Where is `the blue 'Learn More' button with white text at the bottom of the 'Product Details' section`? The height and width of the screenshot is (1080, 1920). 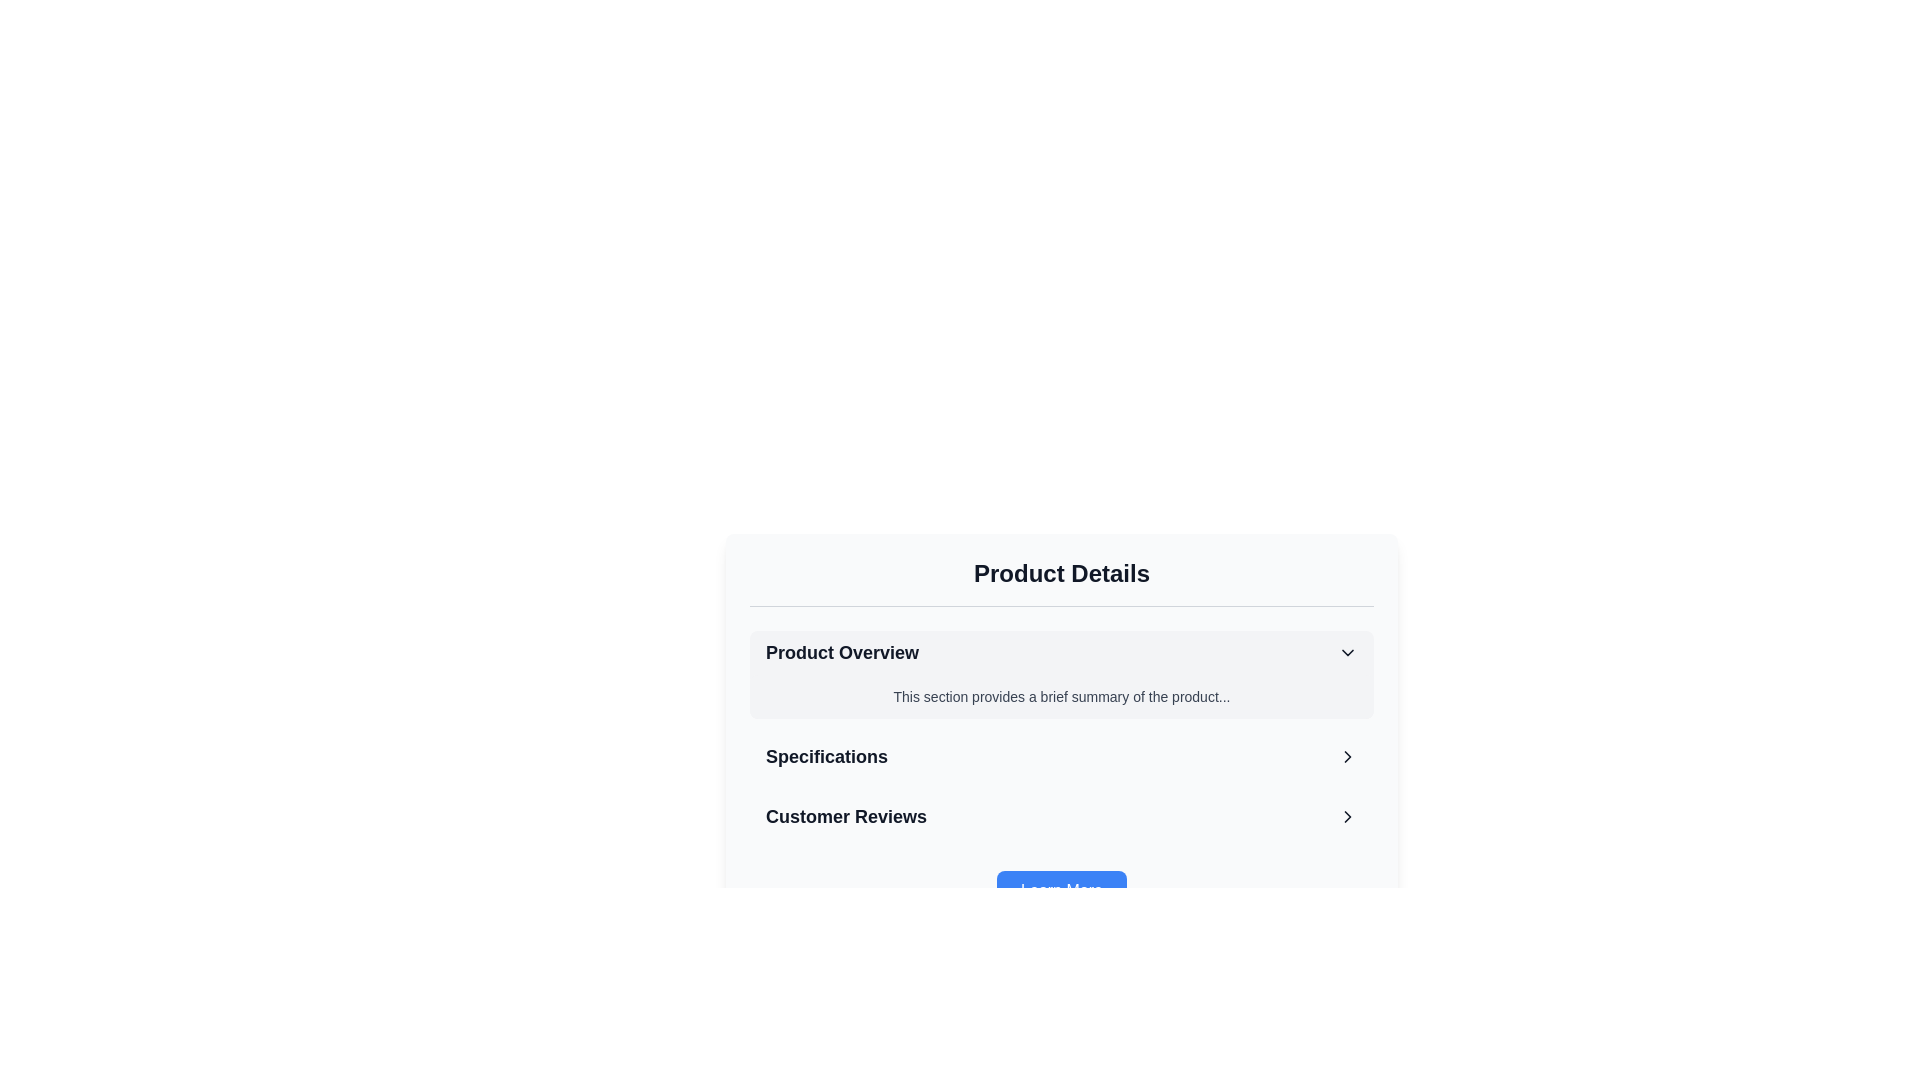 the blue 'Learn More' button with white text at the bottom of the 'Product Details' section is located at coordinates (1060, 890).